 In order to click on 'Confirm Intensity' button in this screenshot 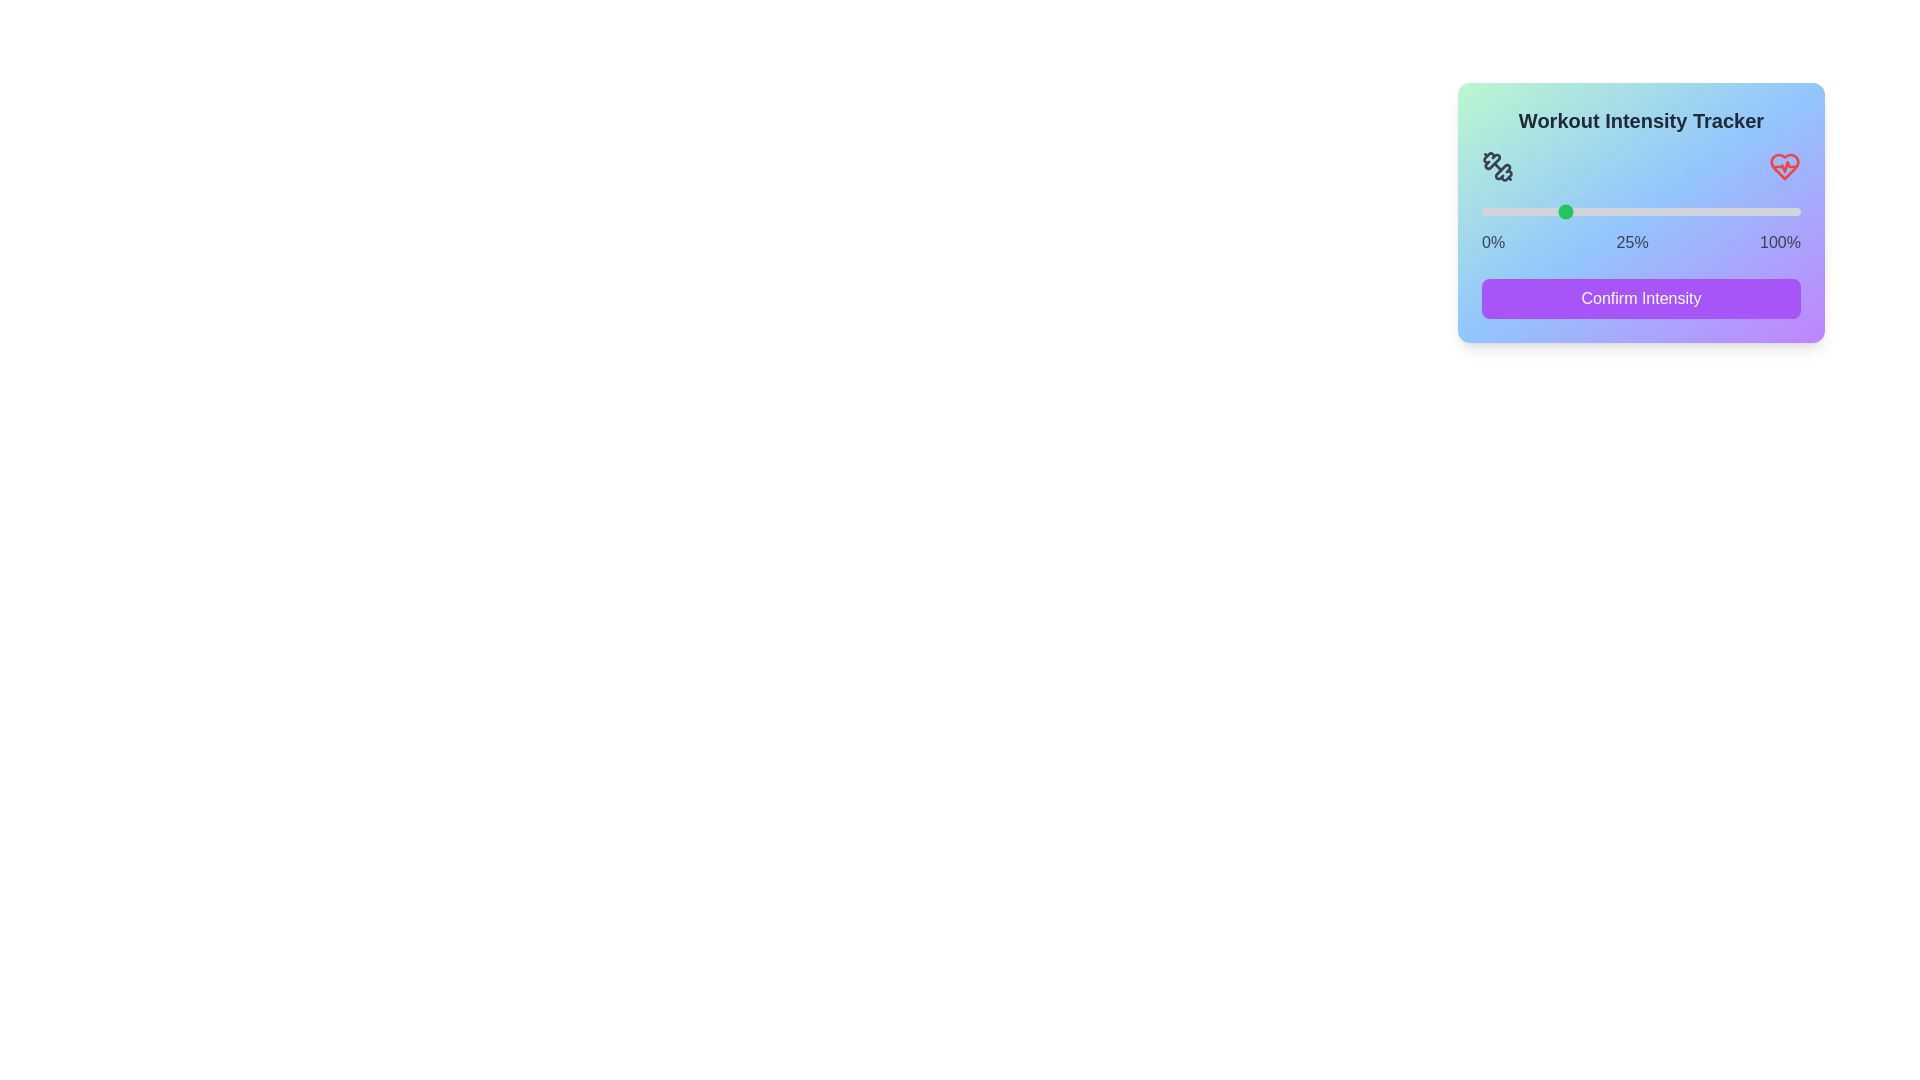, I will do `click(1641, 299)`.